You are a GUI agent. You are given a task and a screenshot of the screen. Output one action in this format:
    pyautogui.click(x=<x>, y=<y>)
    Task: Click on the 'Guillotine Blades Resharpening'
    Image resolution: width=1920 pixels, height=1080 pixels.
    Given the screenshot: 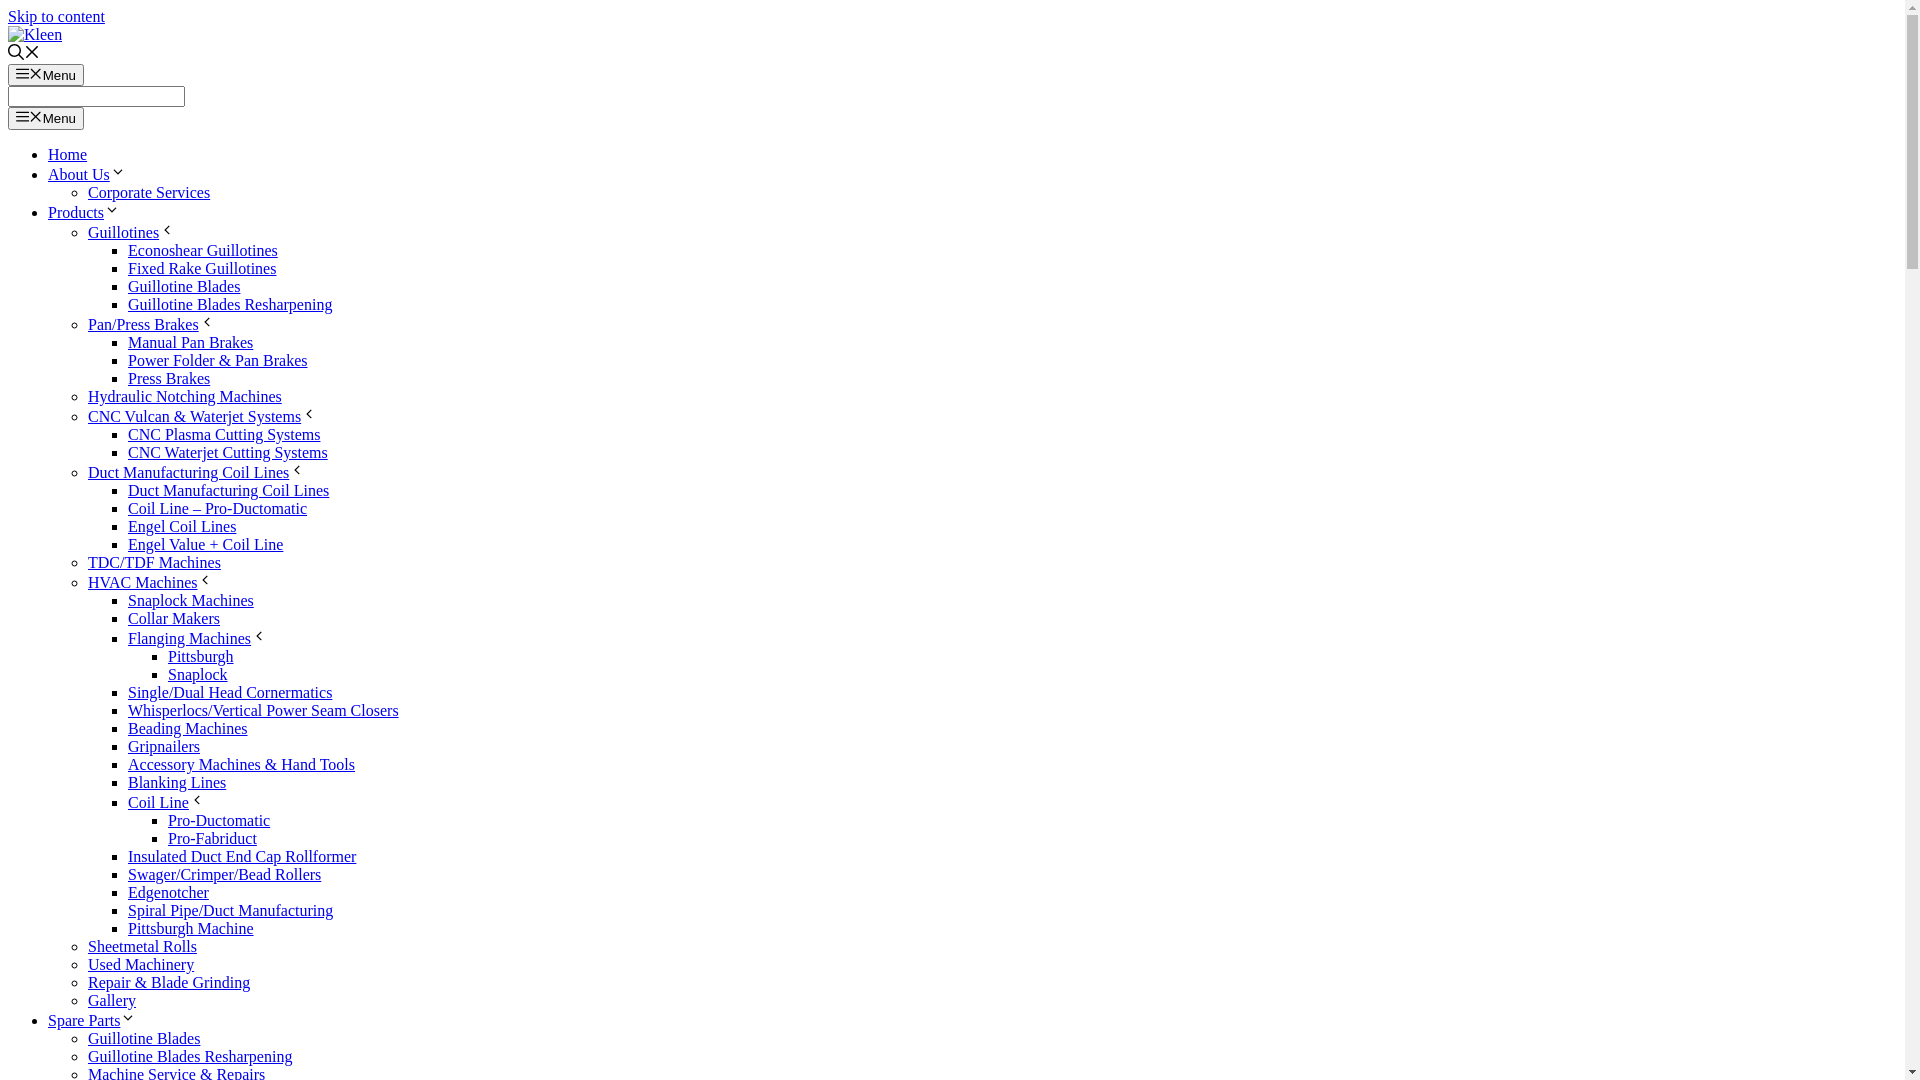 What is the action you would take?
    pyautogui.click(x=230, y=304)
    